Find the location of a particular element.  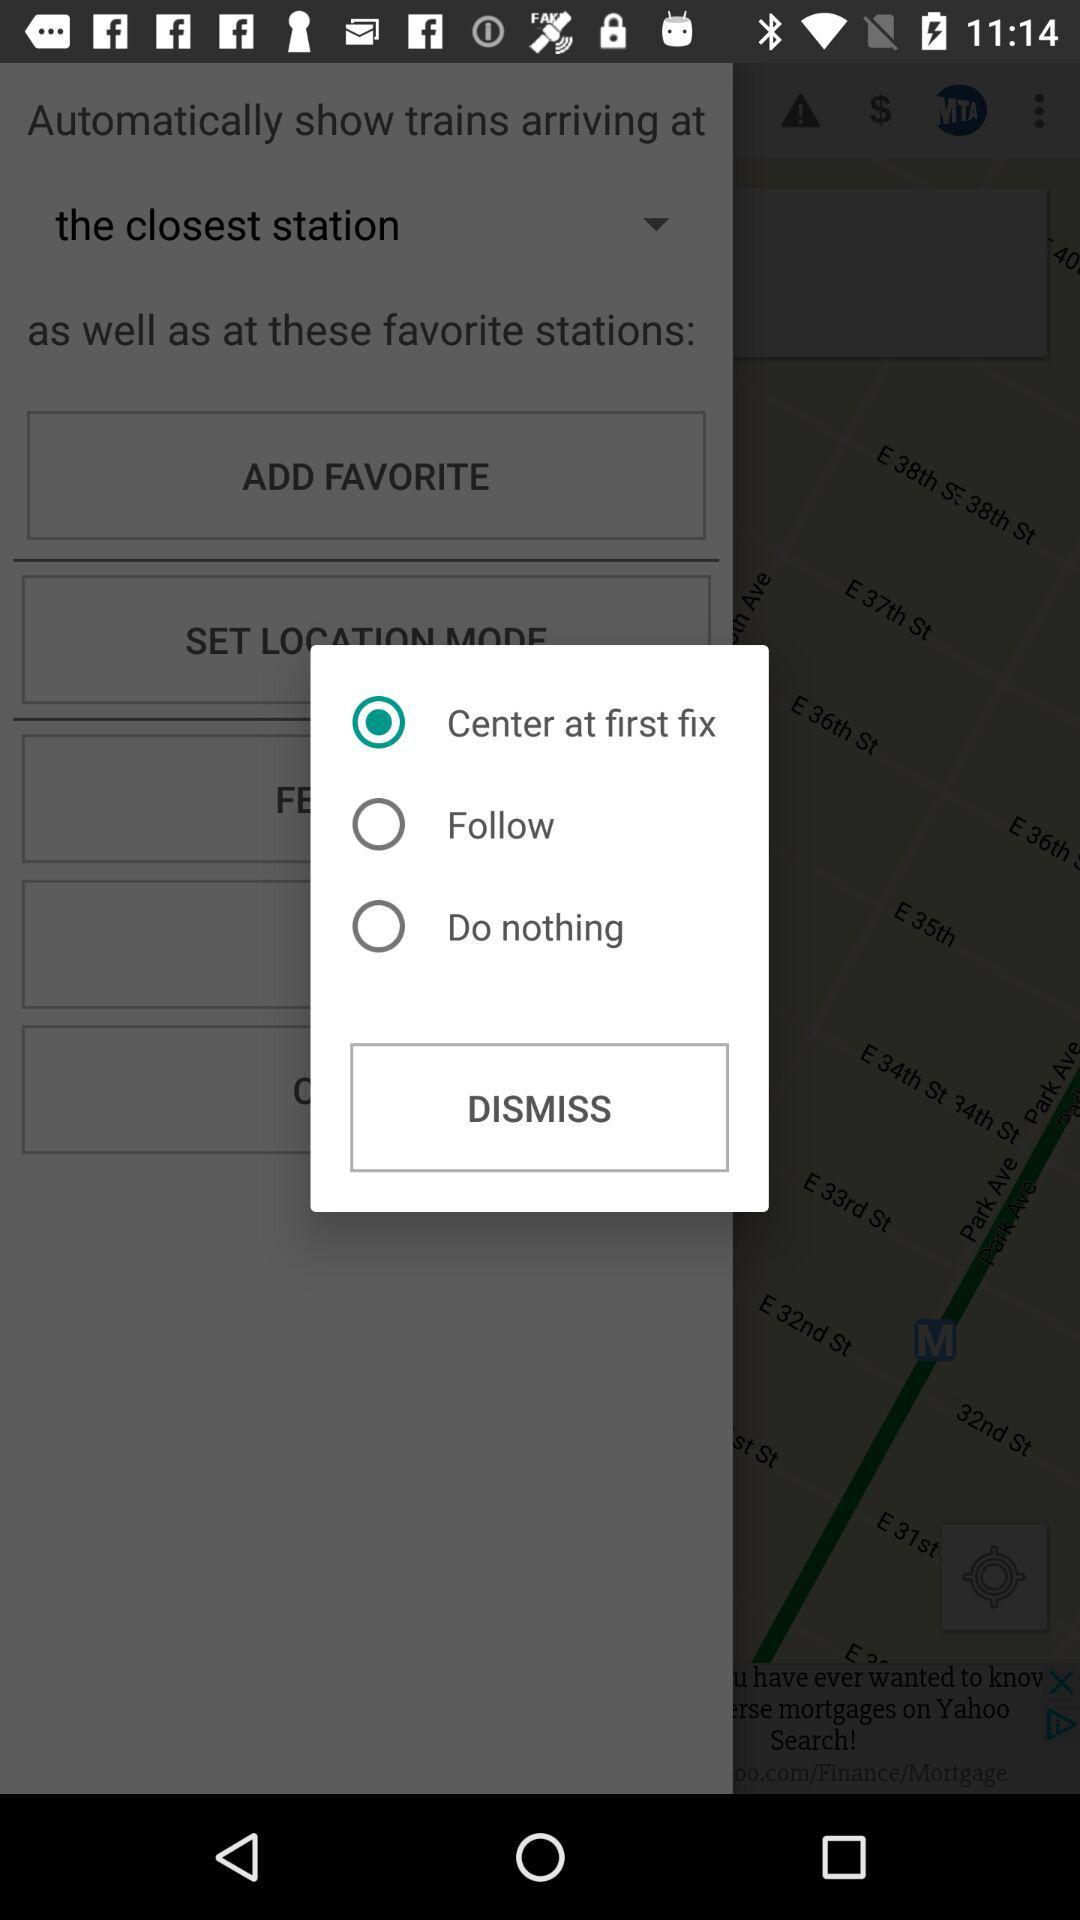

the radio button above follow icon is located at coordinates (538, 721).